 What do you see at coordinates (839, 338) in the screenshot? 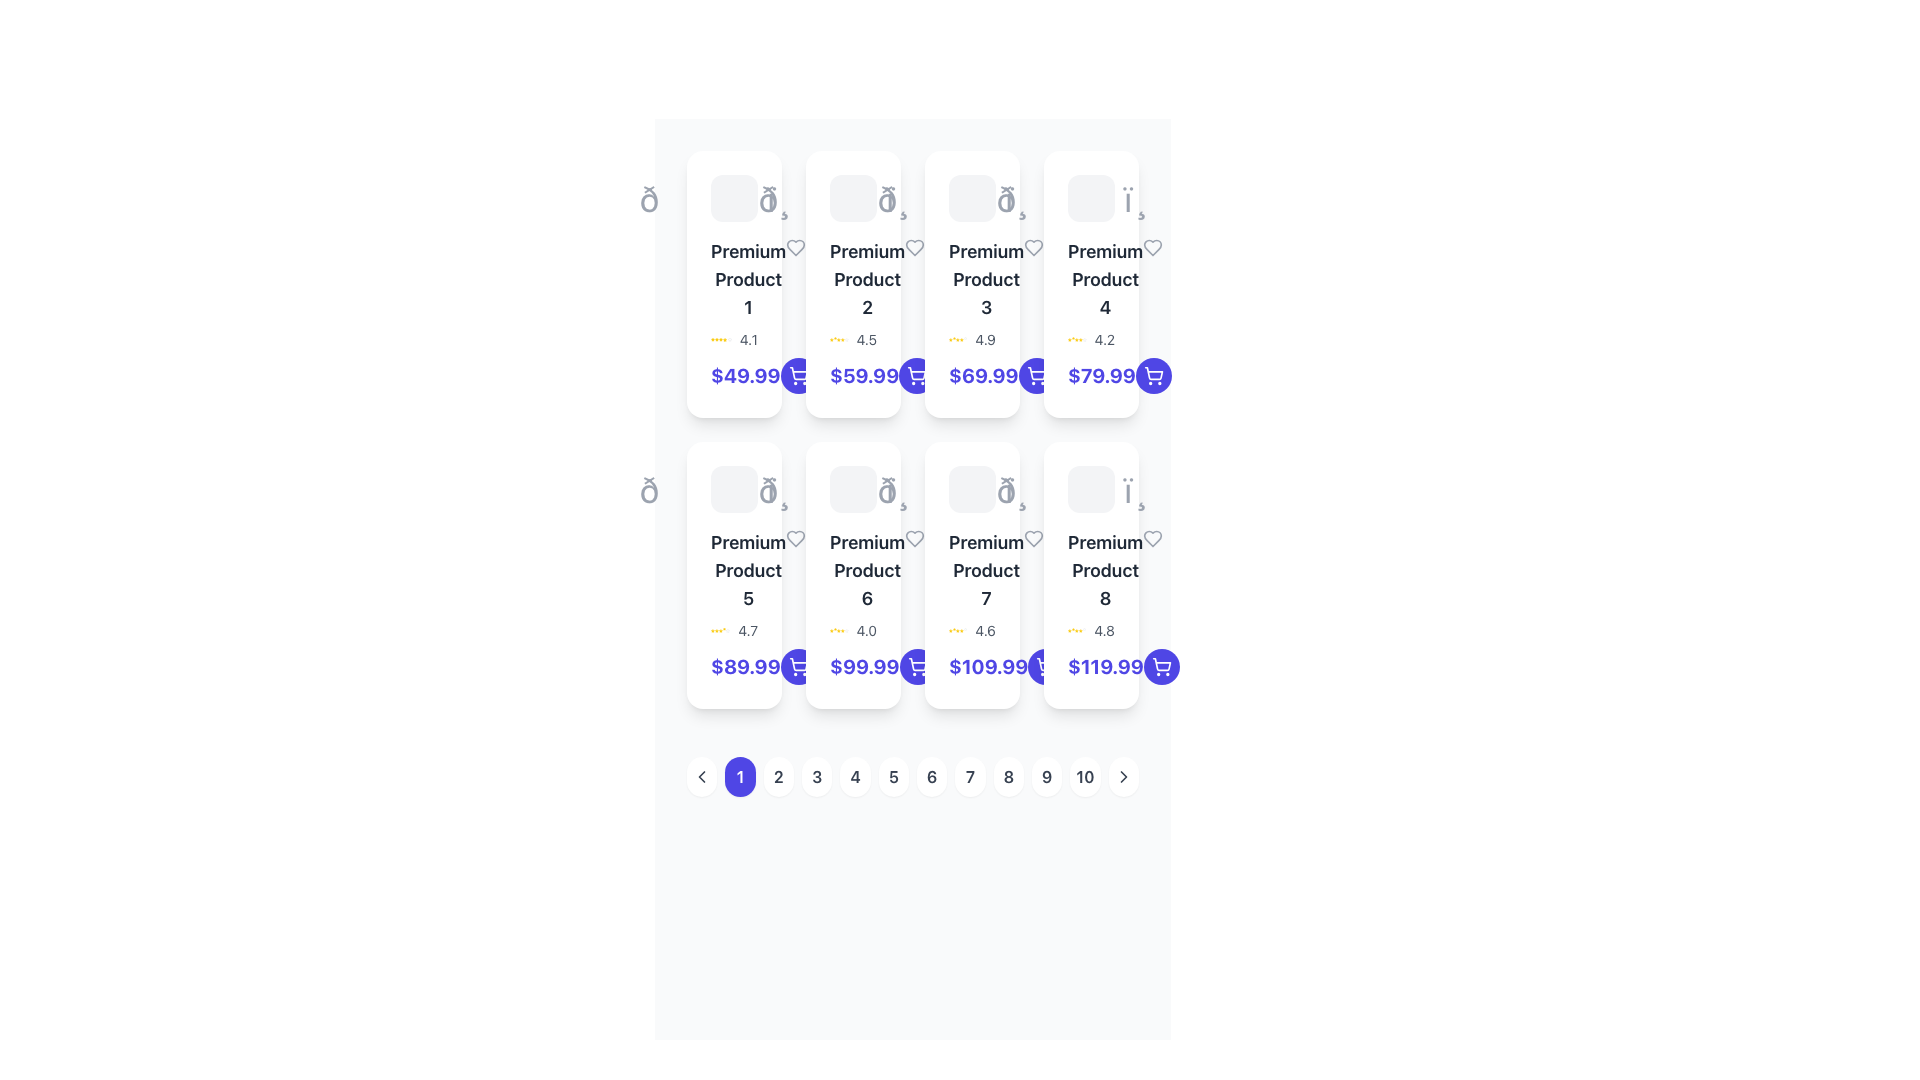
I see `the yellow-filled star icon, which is the fourth star in the 5-star rating system for the product card titled 'Premium Product 2', located in the second column of the first row` at bounding box center [839, 338].